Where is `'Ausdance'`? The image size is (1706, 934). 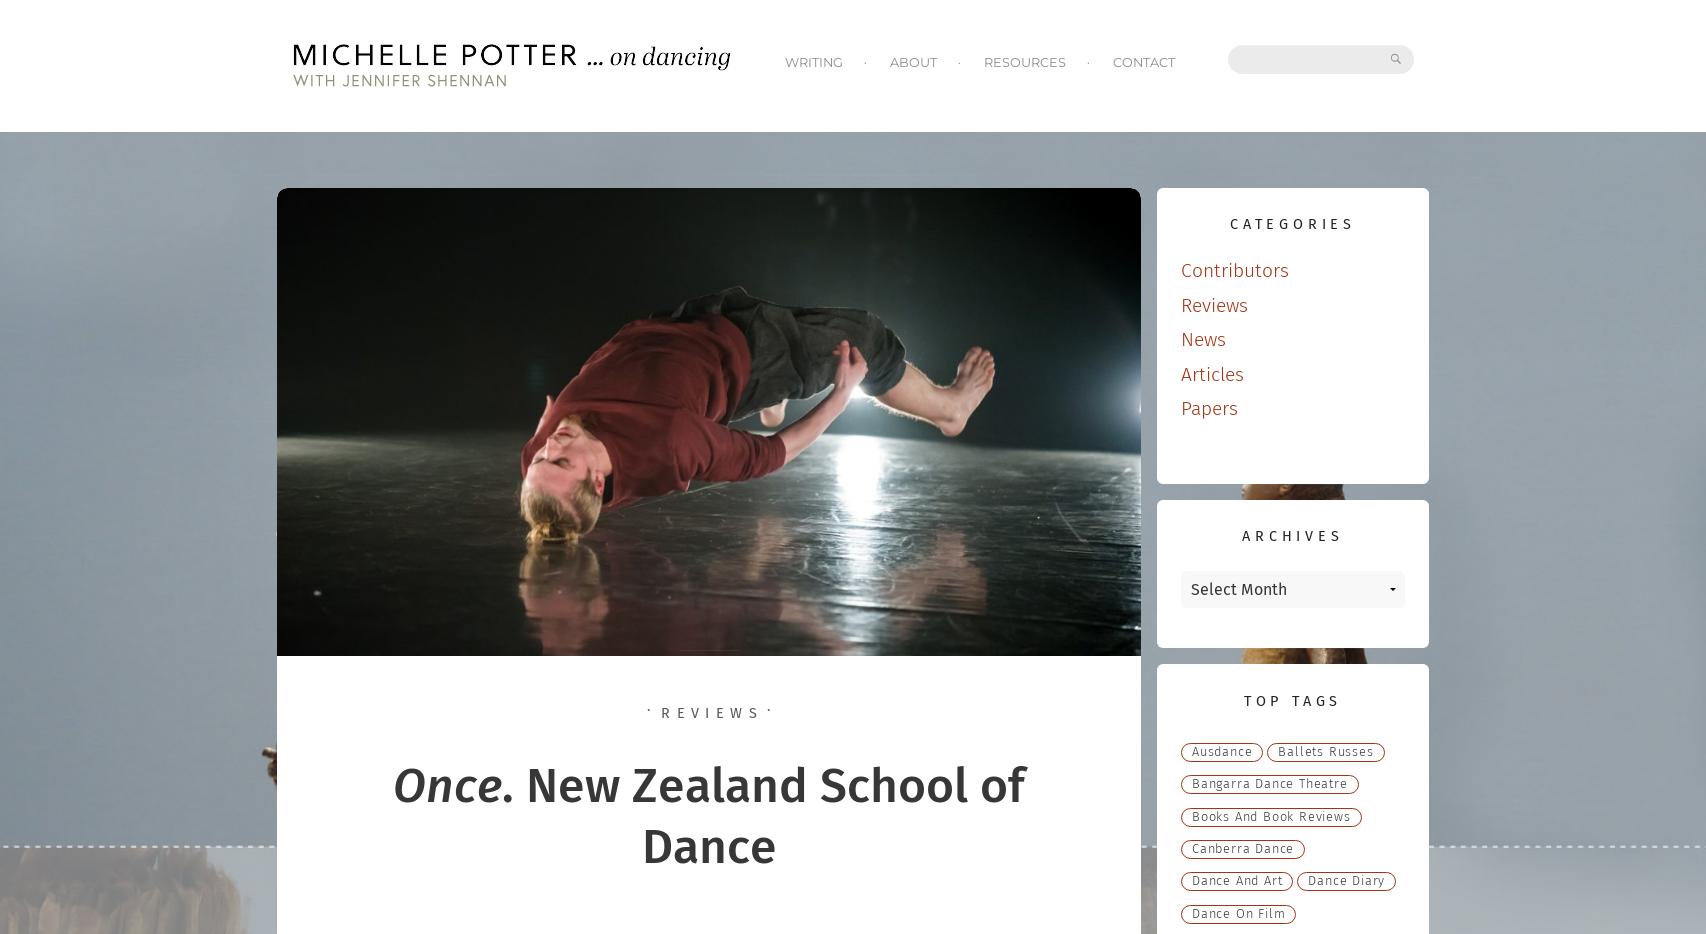
'Ausdance' is located at coordinates (1222, 750).